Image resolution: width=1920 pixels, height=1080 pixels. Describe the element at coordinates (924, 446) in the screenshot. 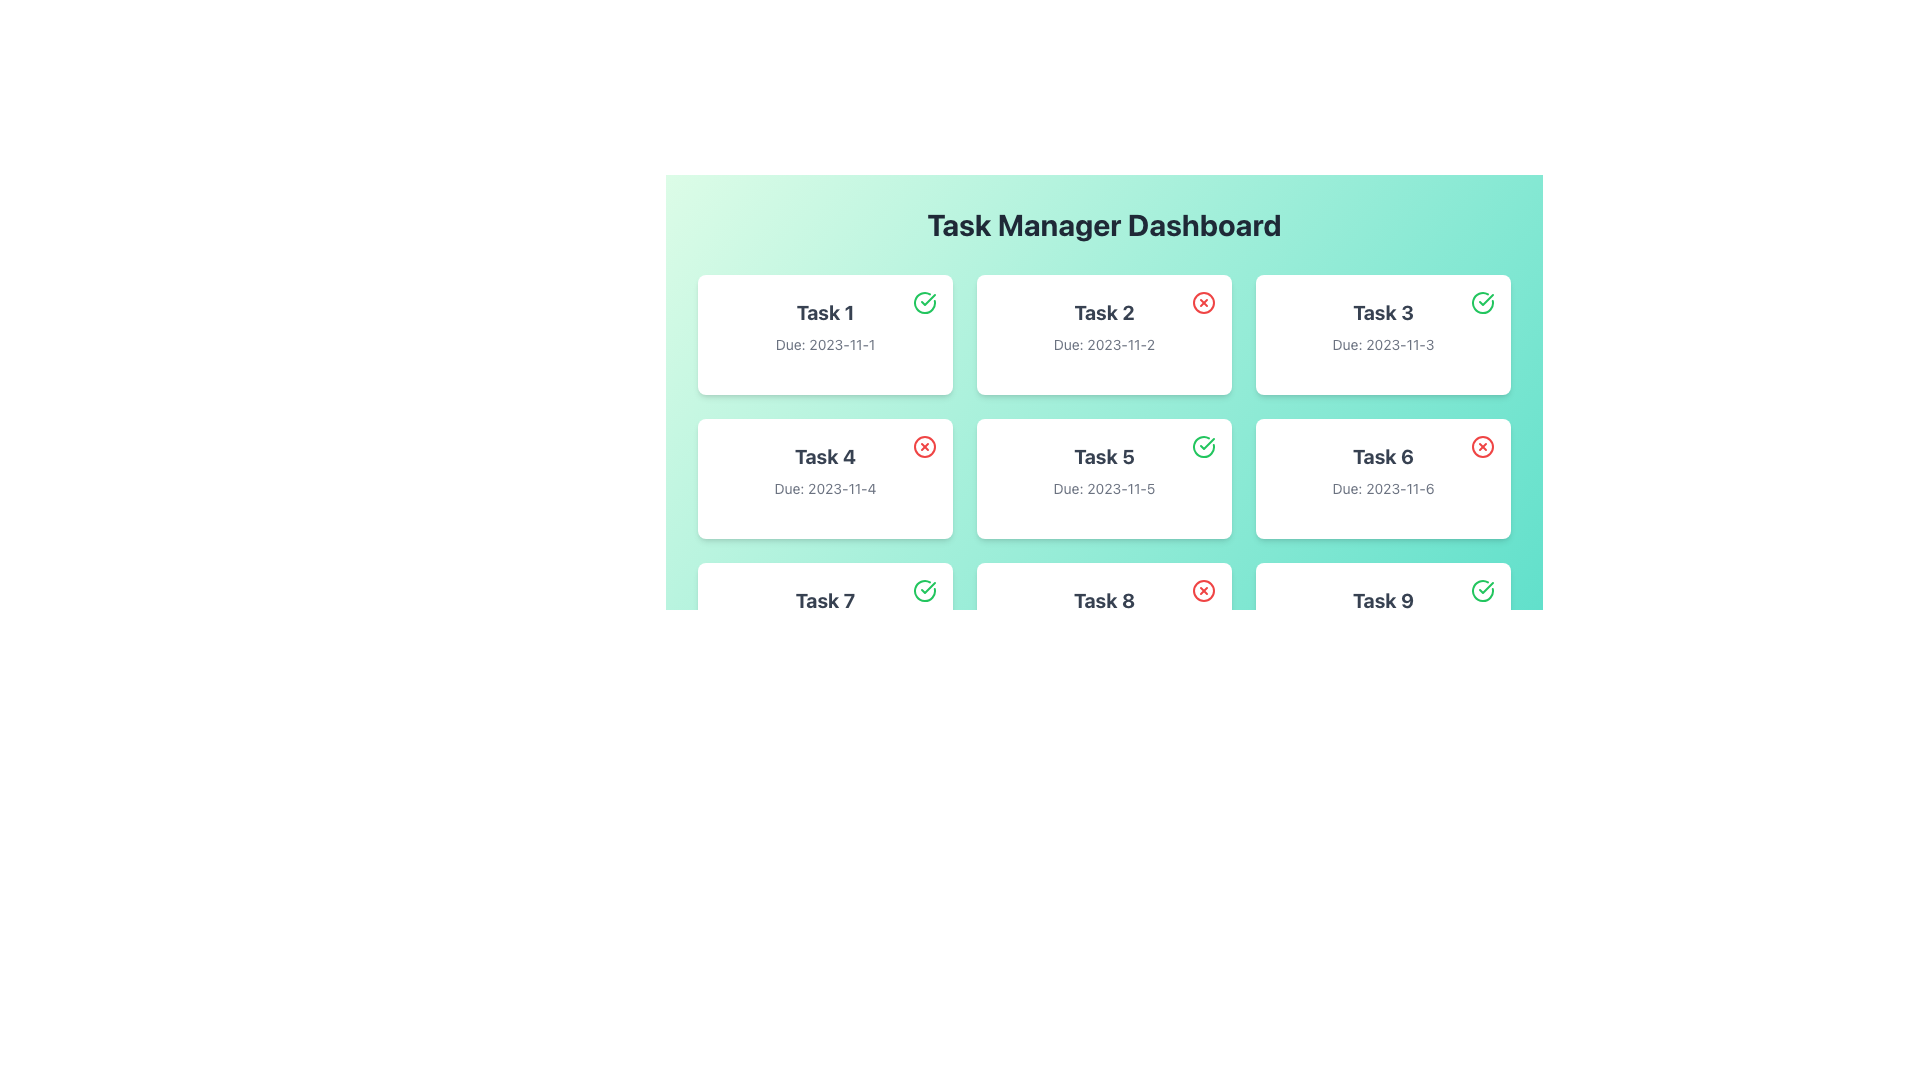

I see `the deletion or error indication icon located in the top-right corner of the 'Task 4' card` at that location.